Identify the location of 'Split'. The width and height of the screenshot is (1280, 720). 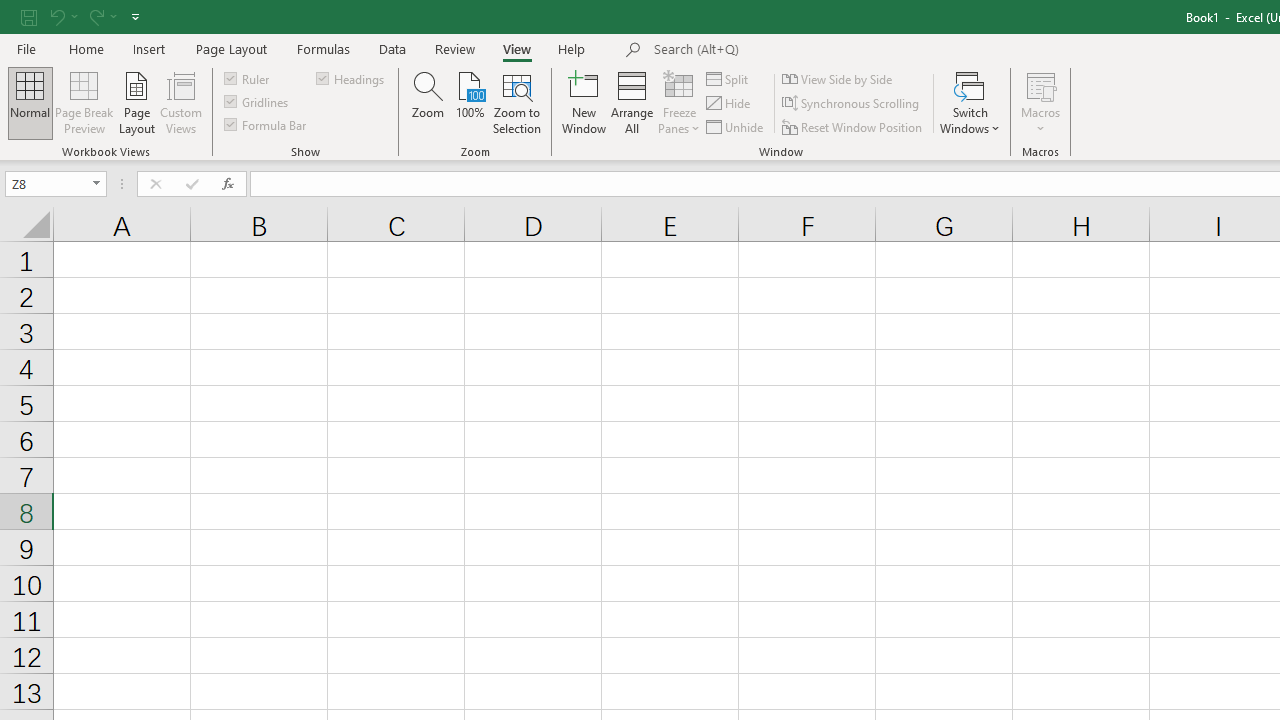
(727, 78).